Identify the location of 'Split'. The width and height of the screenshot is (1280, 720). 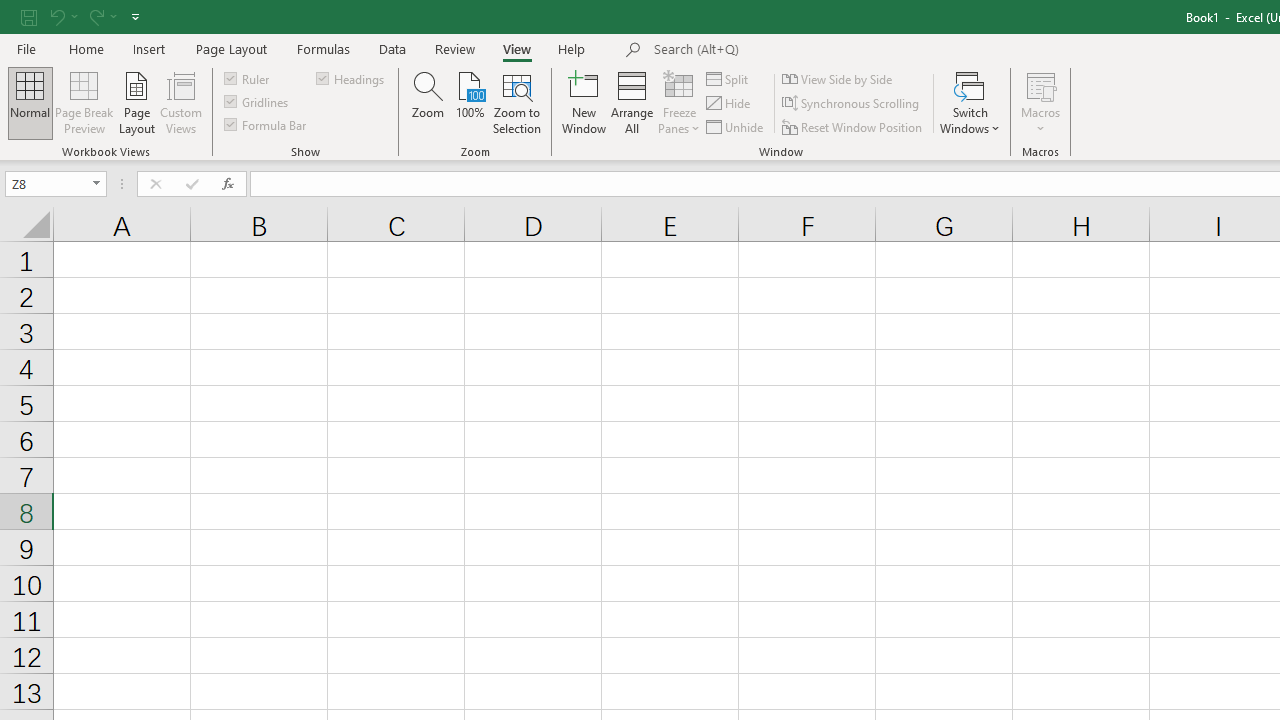
(727, 78).